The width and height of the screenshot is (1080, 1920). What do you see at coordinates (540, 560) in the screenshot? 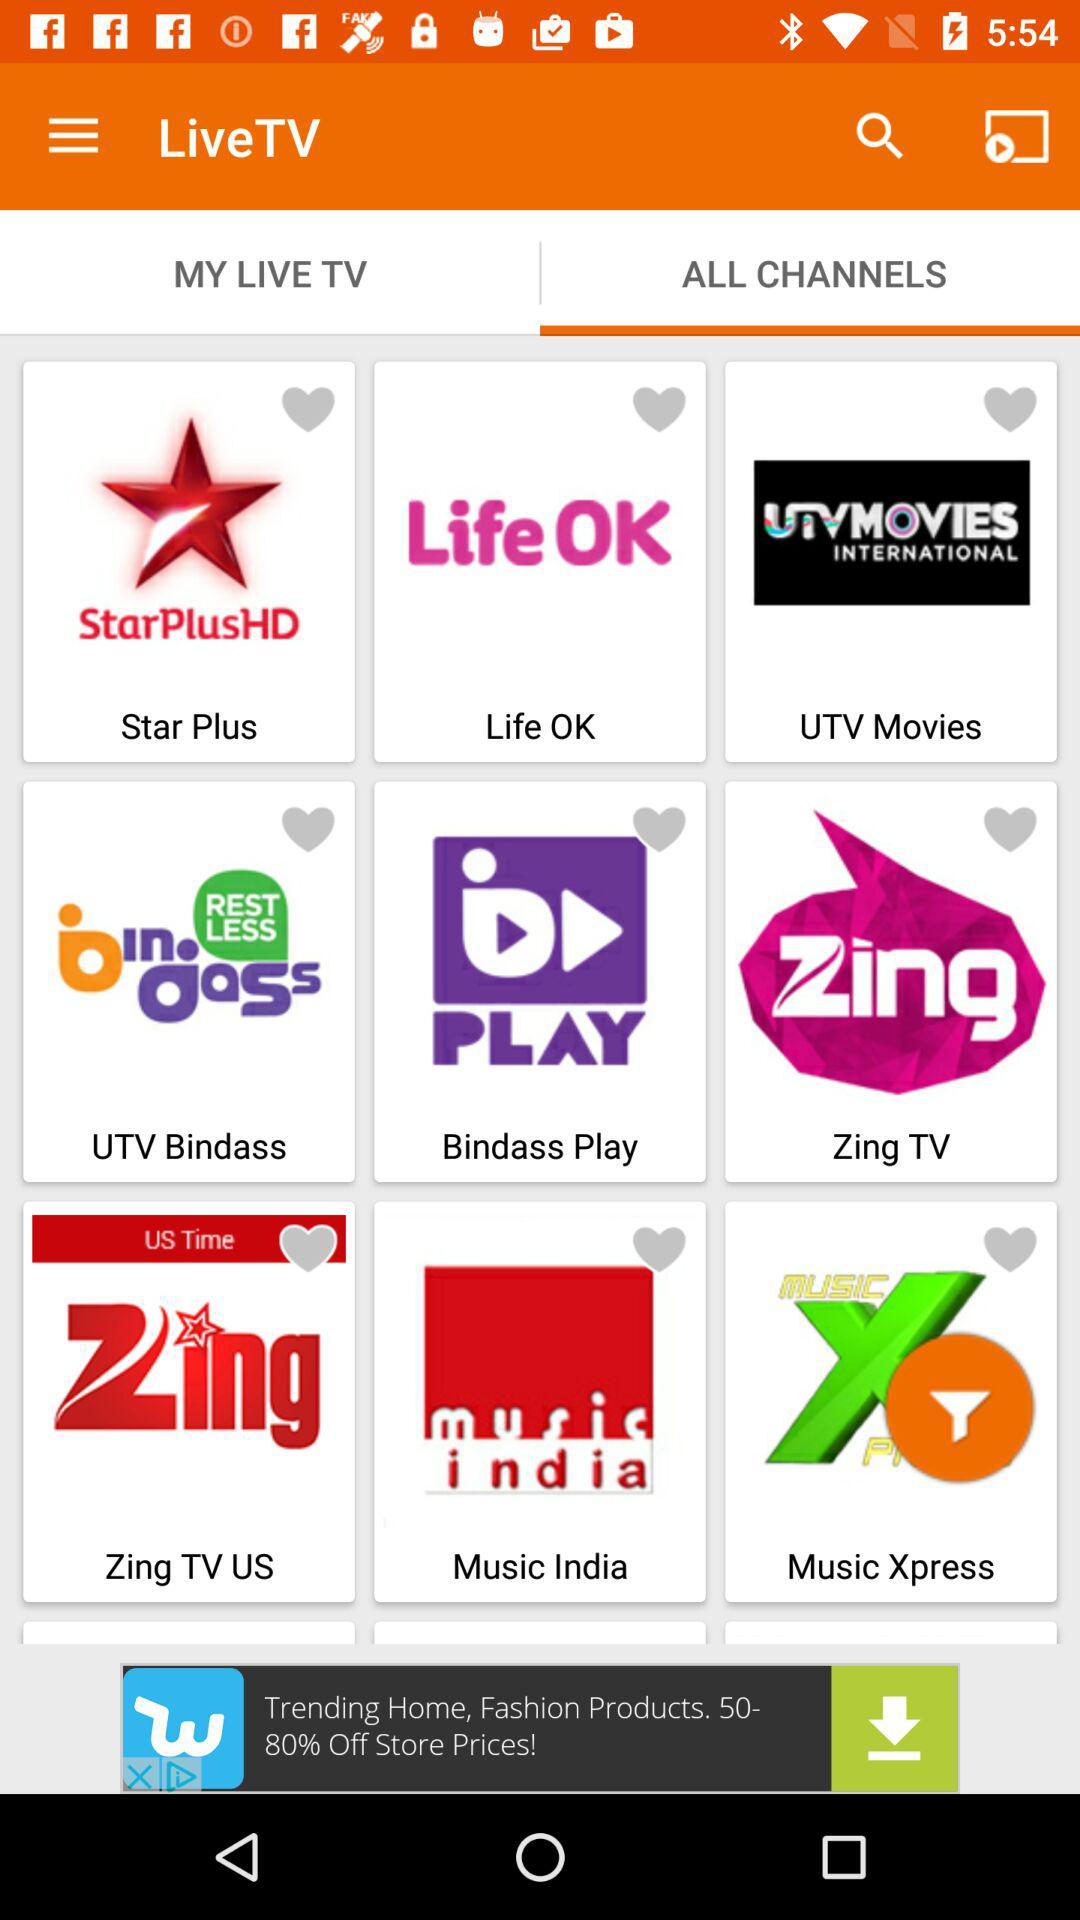
I see `the life ok image text` at bounding box center [540, 560].